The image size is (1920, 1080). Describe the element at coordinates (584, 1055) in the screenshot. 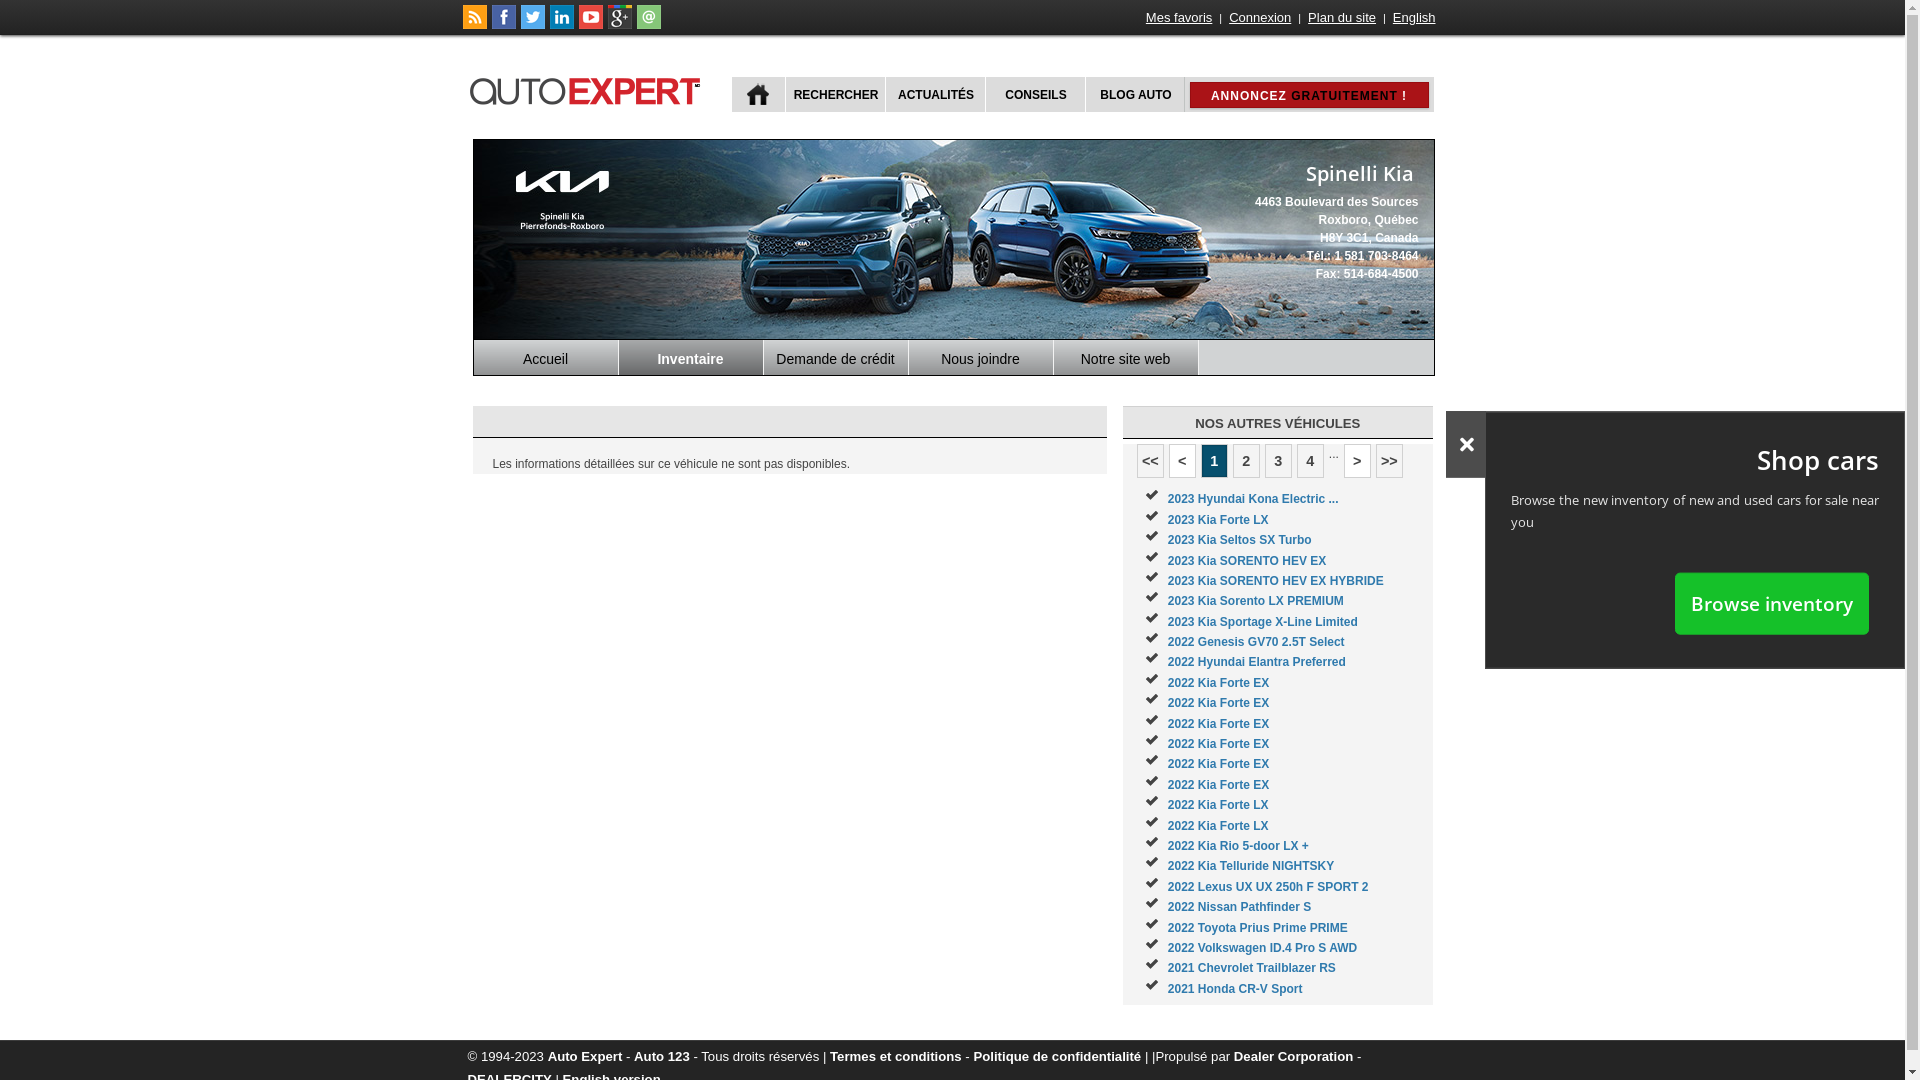

I see `'Auto Expert'` at that location.